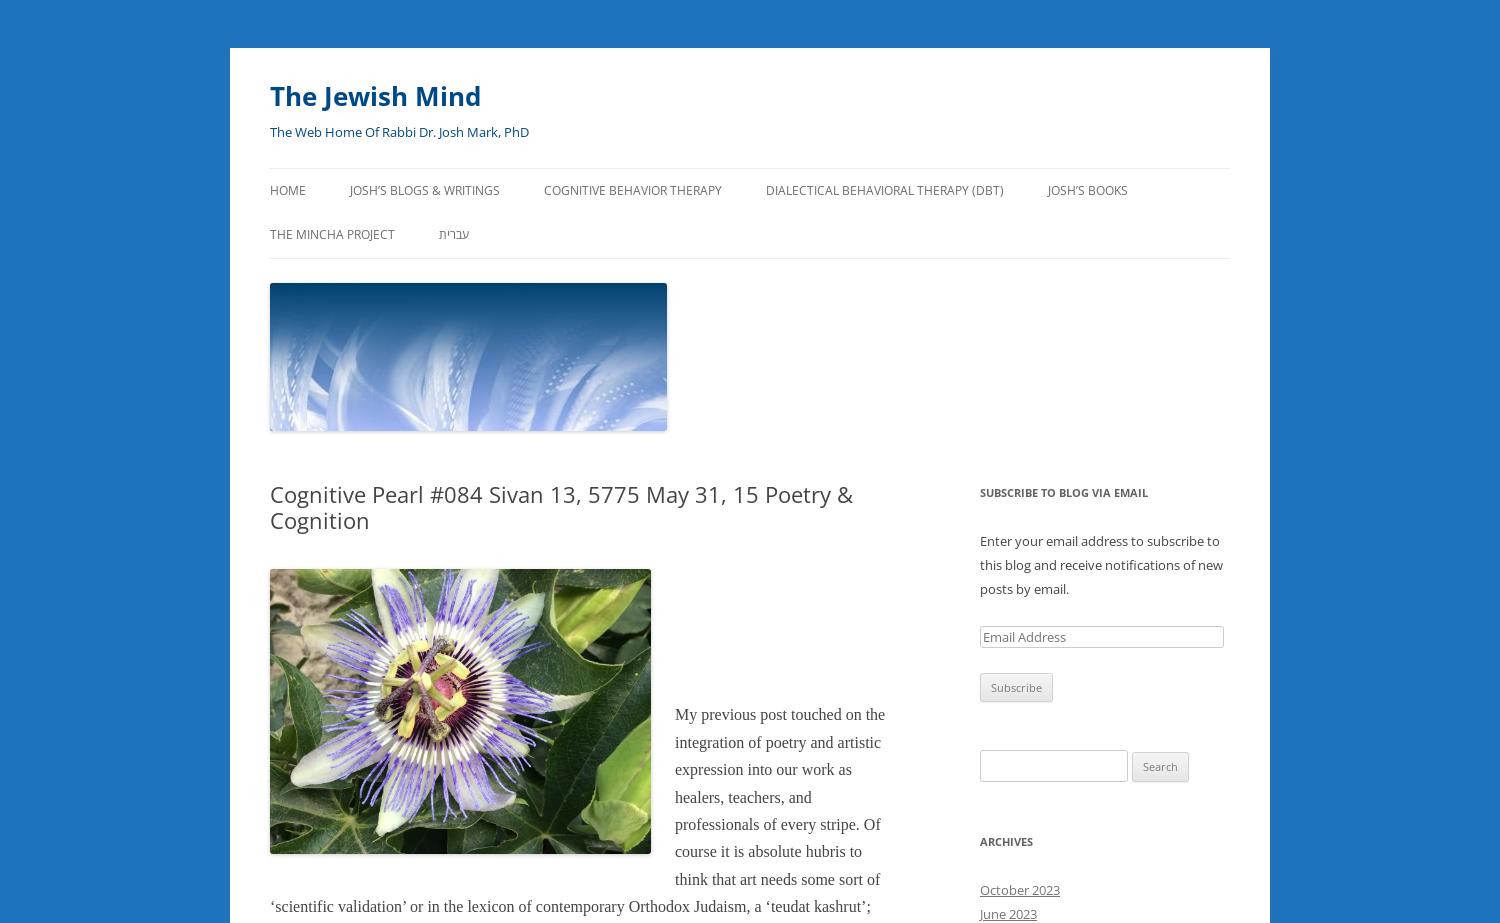 The width and height of the screenshot is (1500, 923). What do you see at coordinates (1006, 840) in the screenshot?
I see `'Archives'` at bounding box center [1006, 840].